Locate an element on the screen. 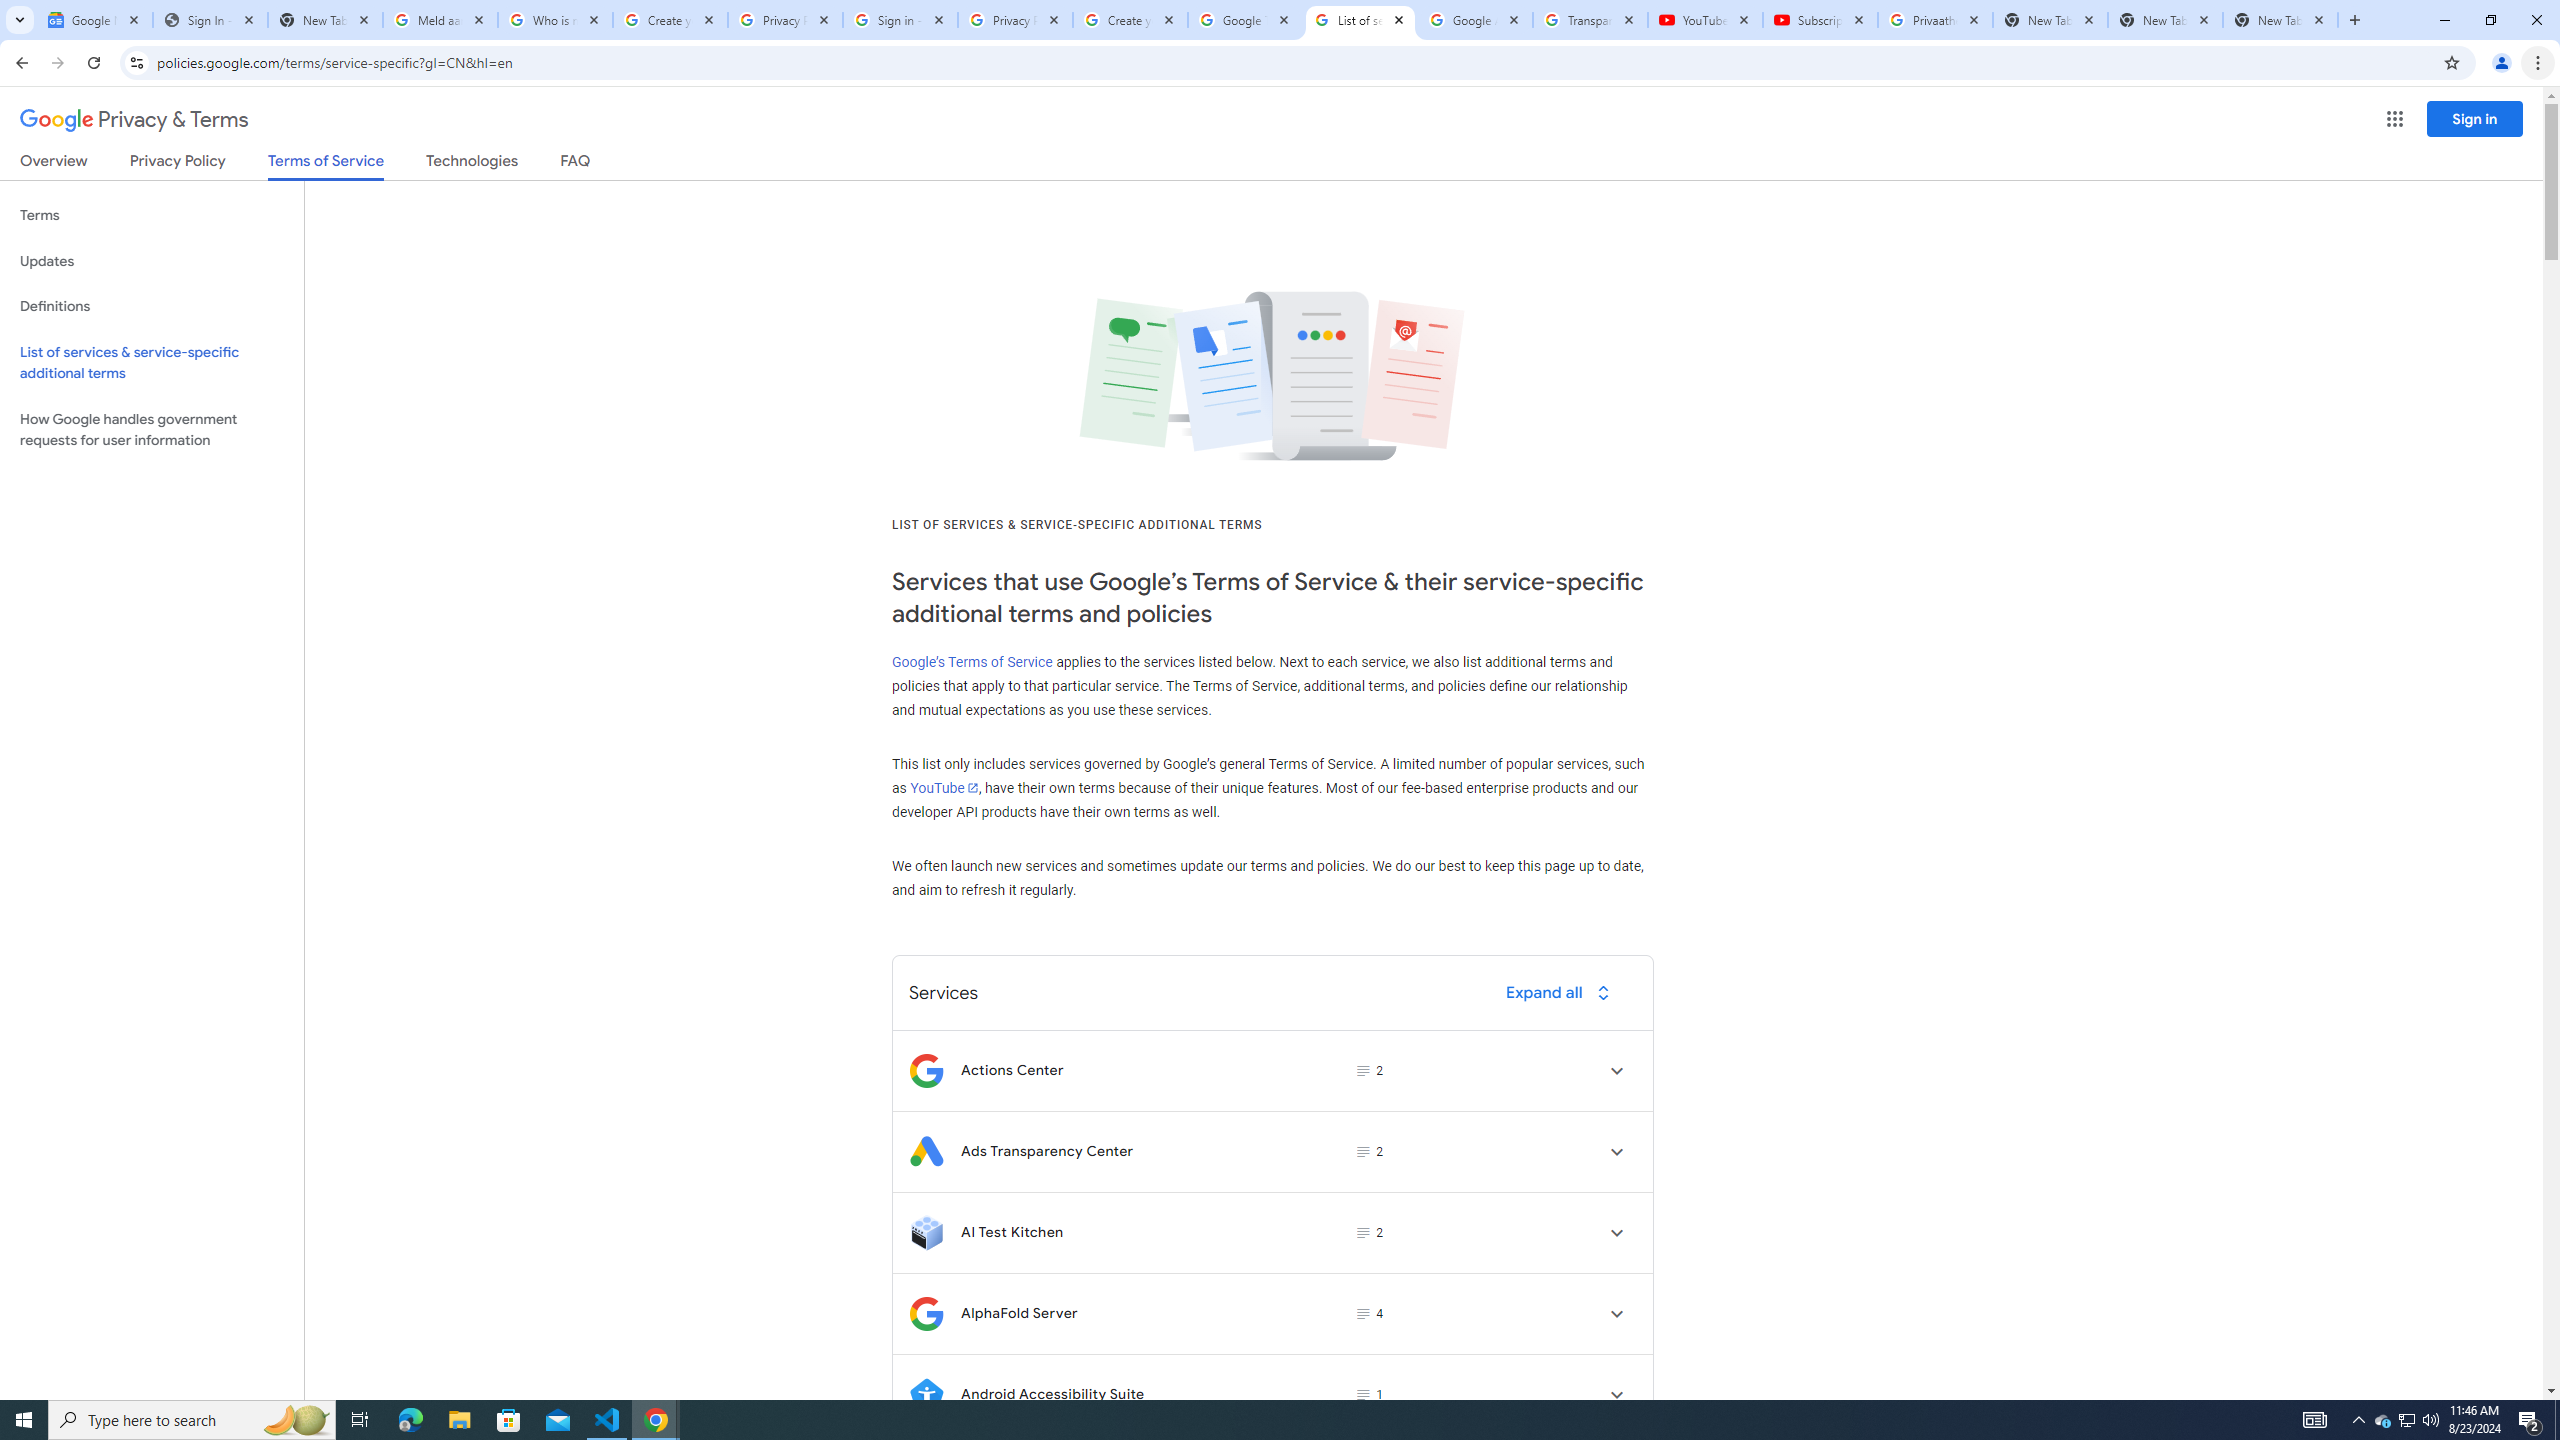  'Logo for Android Accessibility Suite' is located at coordinates (925, 1394).